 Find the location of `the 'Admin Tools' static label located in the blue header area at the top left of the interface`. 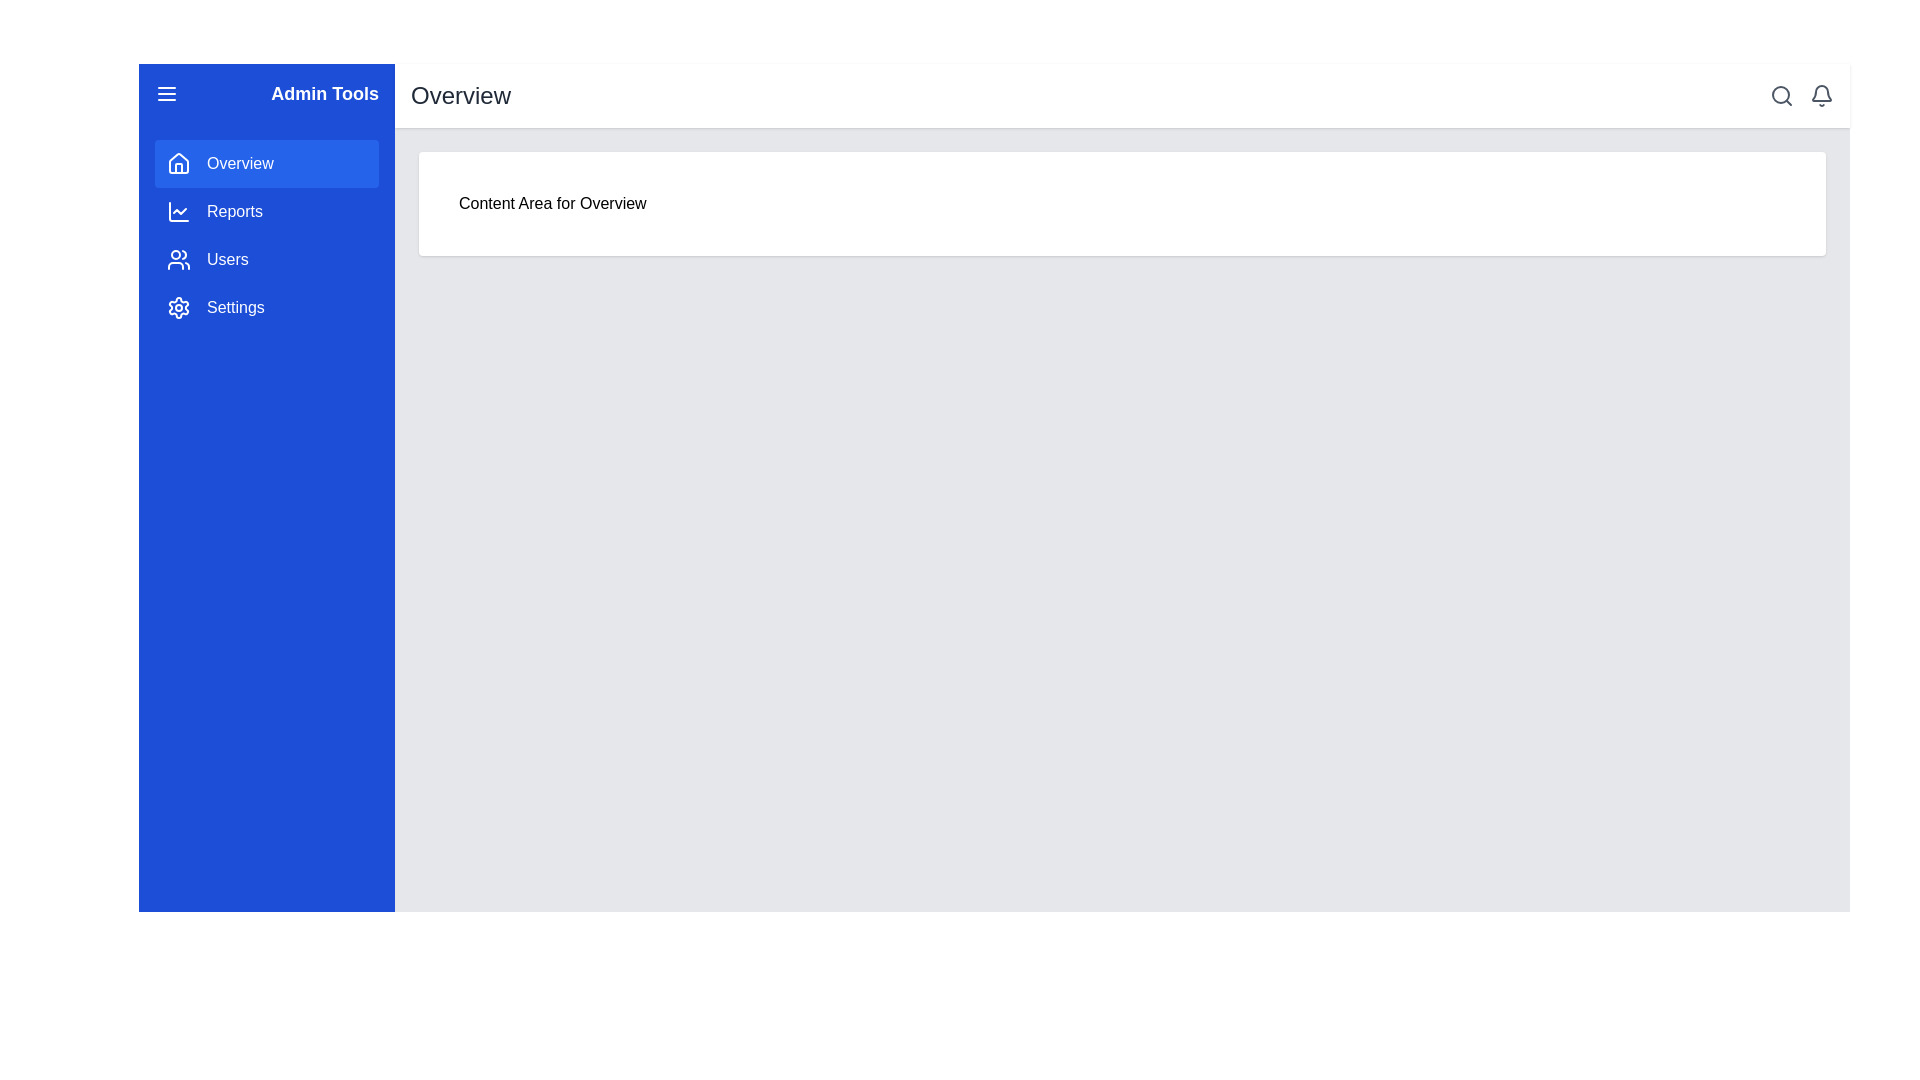

the 'Admin Tools' static label located in the blue header area at the top left of the interface is located at coordinates (325, 93).